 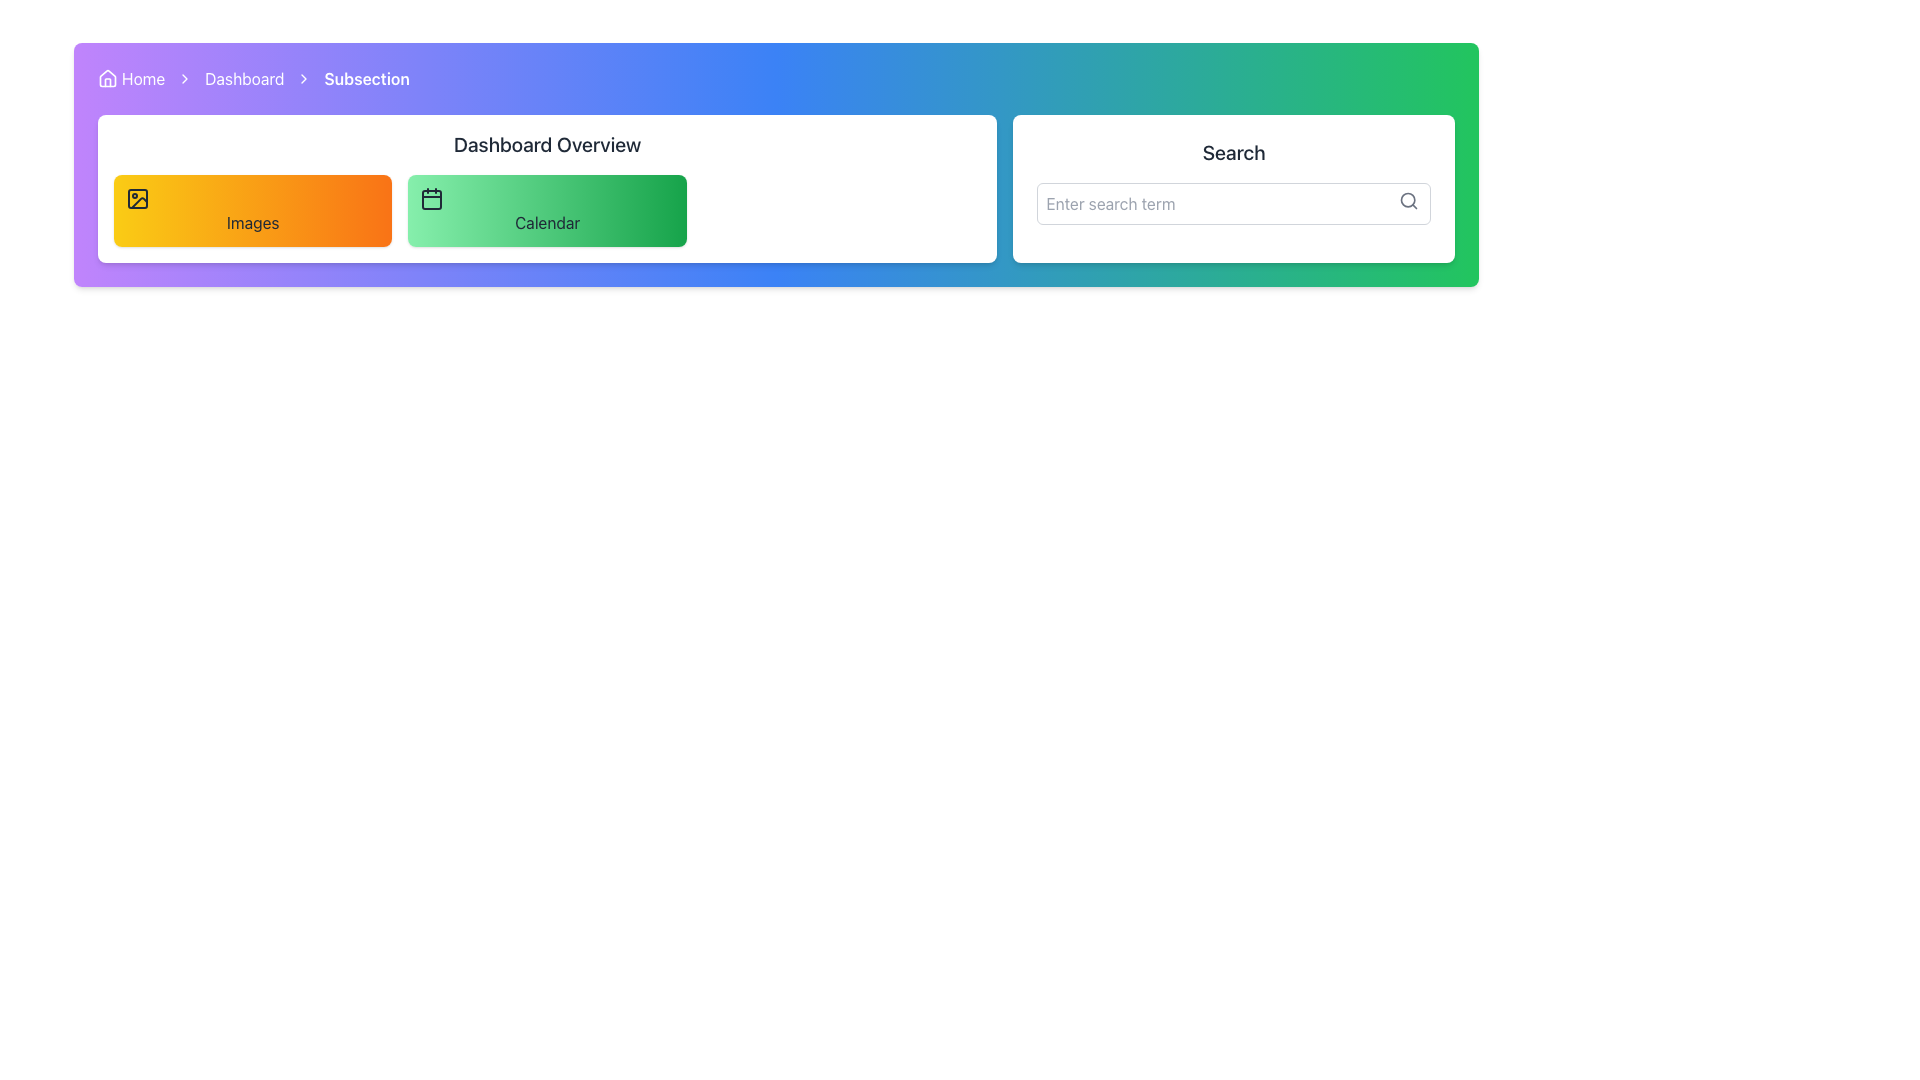 What do you see at coordinates (431, 199) in the screenshot?
I see `the Calendar icon which is part of the 'Calendar' card in the 'Dashboard Overview' section, centrally aligned above the 'Calendar' text` at bounding box center [431, 199].